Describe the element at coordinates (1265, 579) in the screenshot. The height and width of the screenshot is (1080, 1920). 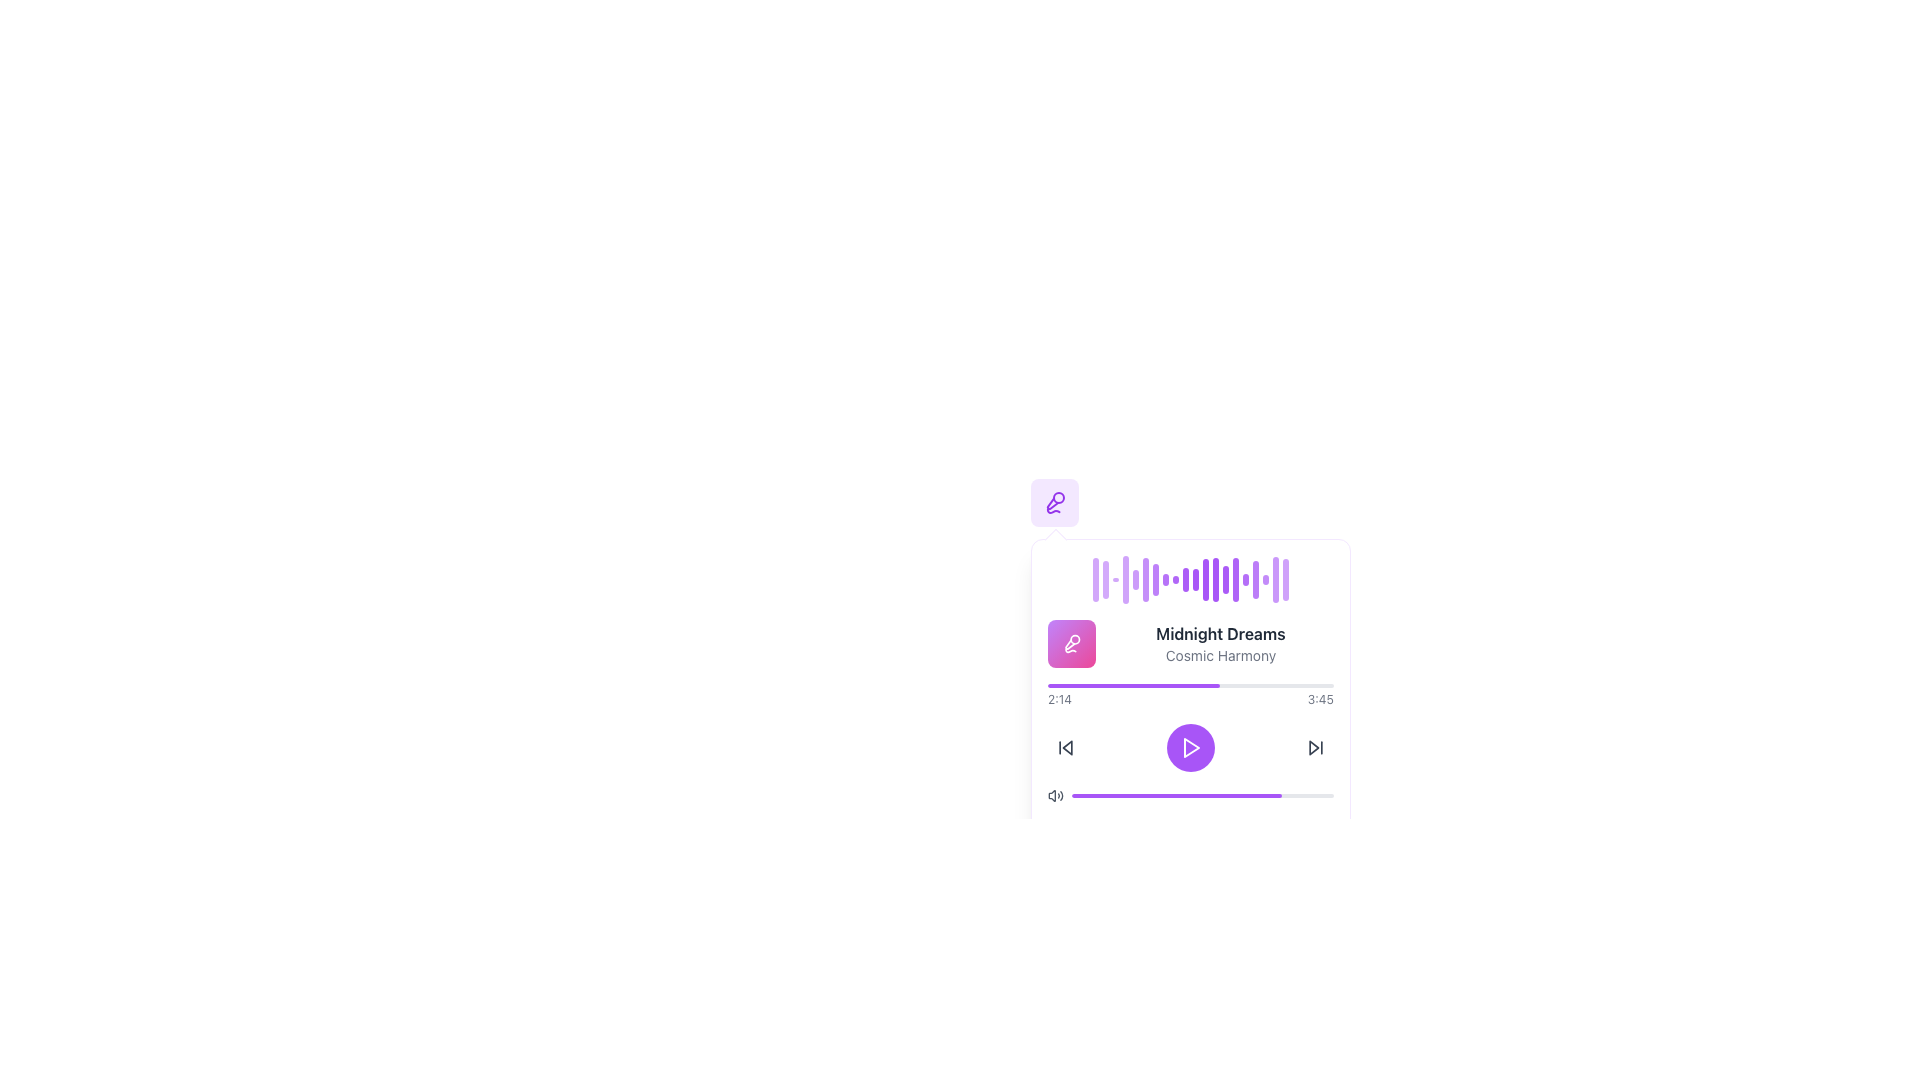
I see `the 18th purple vertical bar with rounded ends that has a pulsating animation effect` at that location.